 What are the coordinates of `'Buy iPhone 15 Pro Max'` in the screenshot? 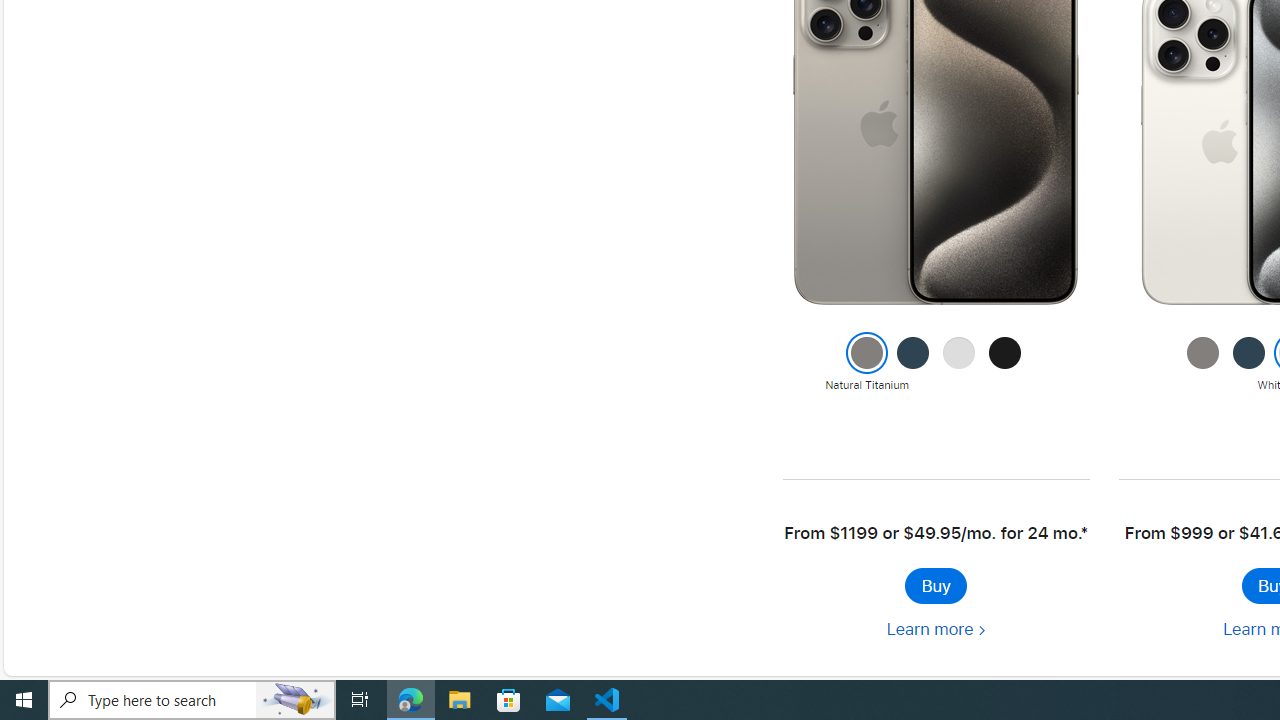 It's located at (934, 585).